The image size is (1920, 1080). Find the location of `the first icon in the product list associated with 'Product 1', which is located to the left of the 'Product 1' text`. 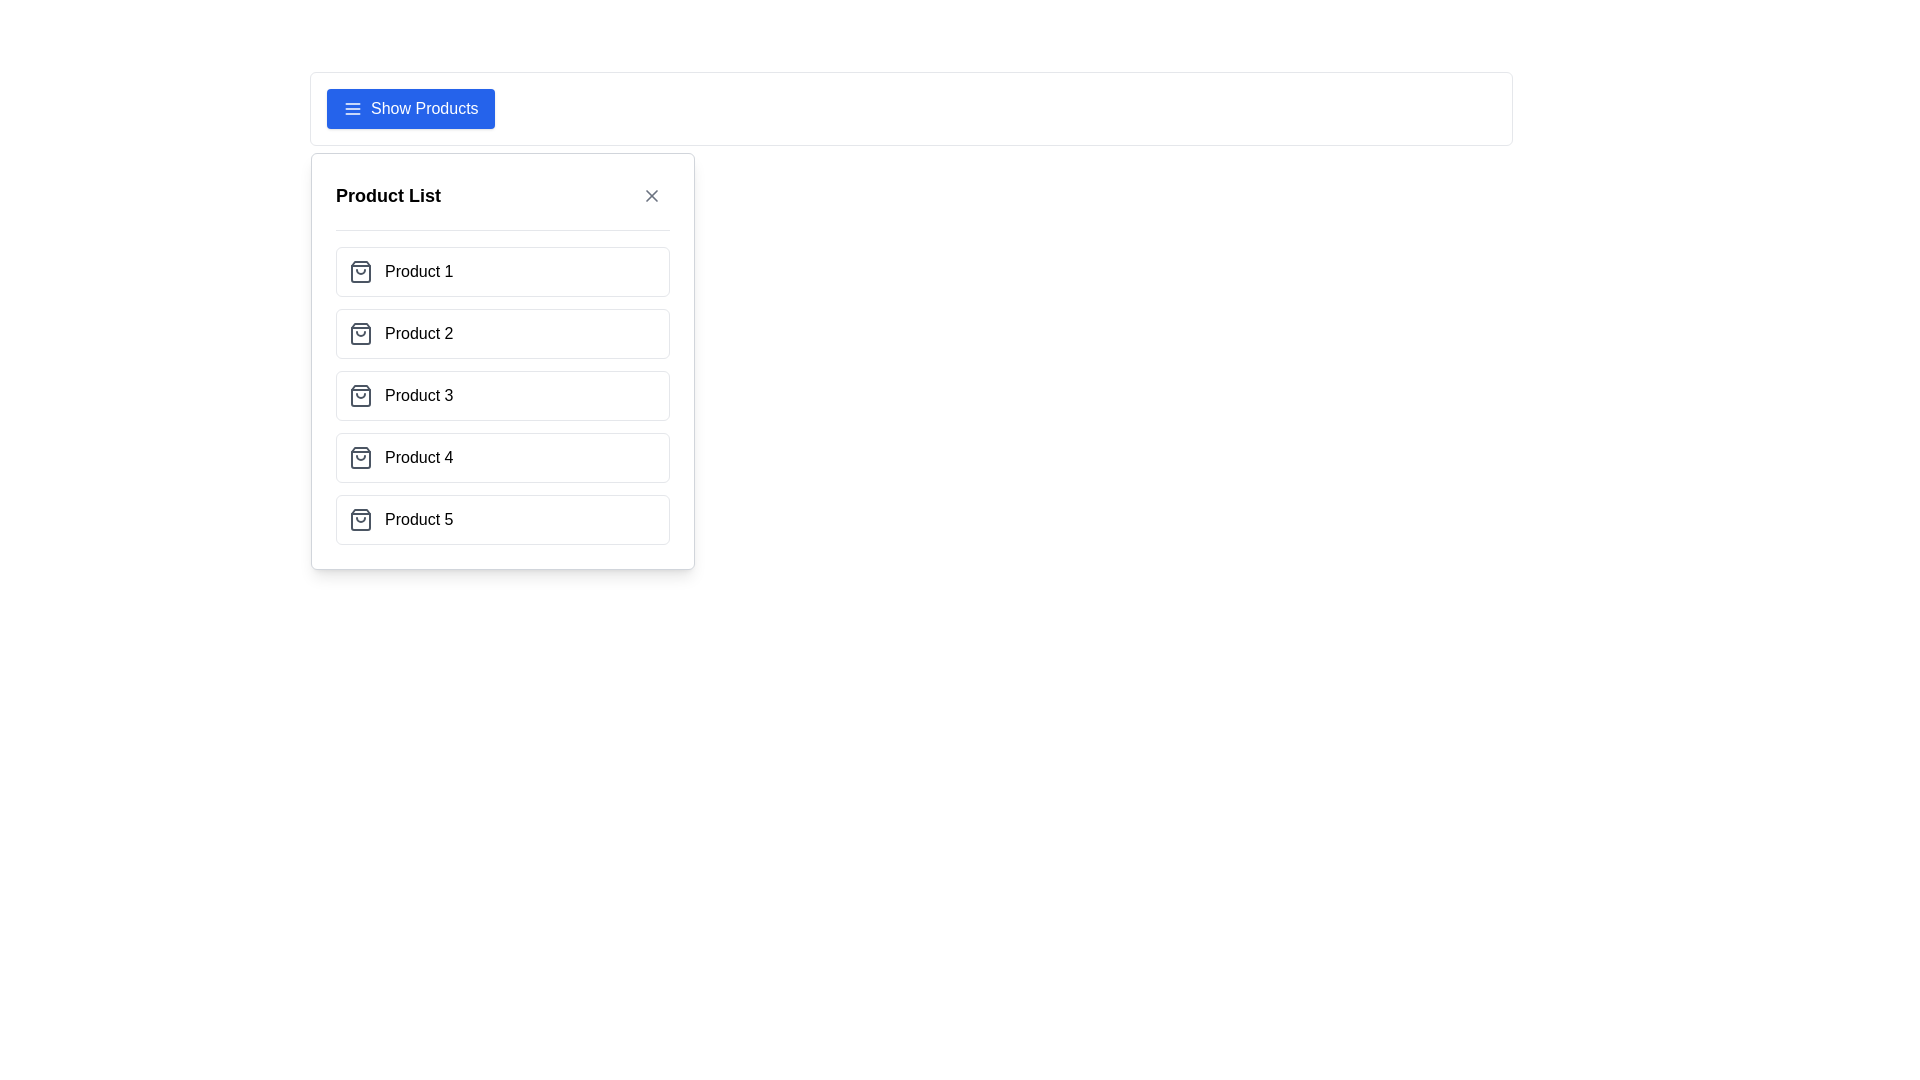

the first icon in the product list associated with 'Product 1', which is located to the left of the 'Product 1' text is located at coordinates (360, 272).